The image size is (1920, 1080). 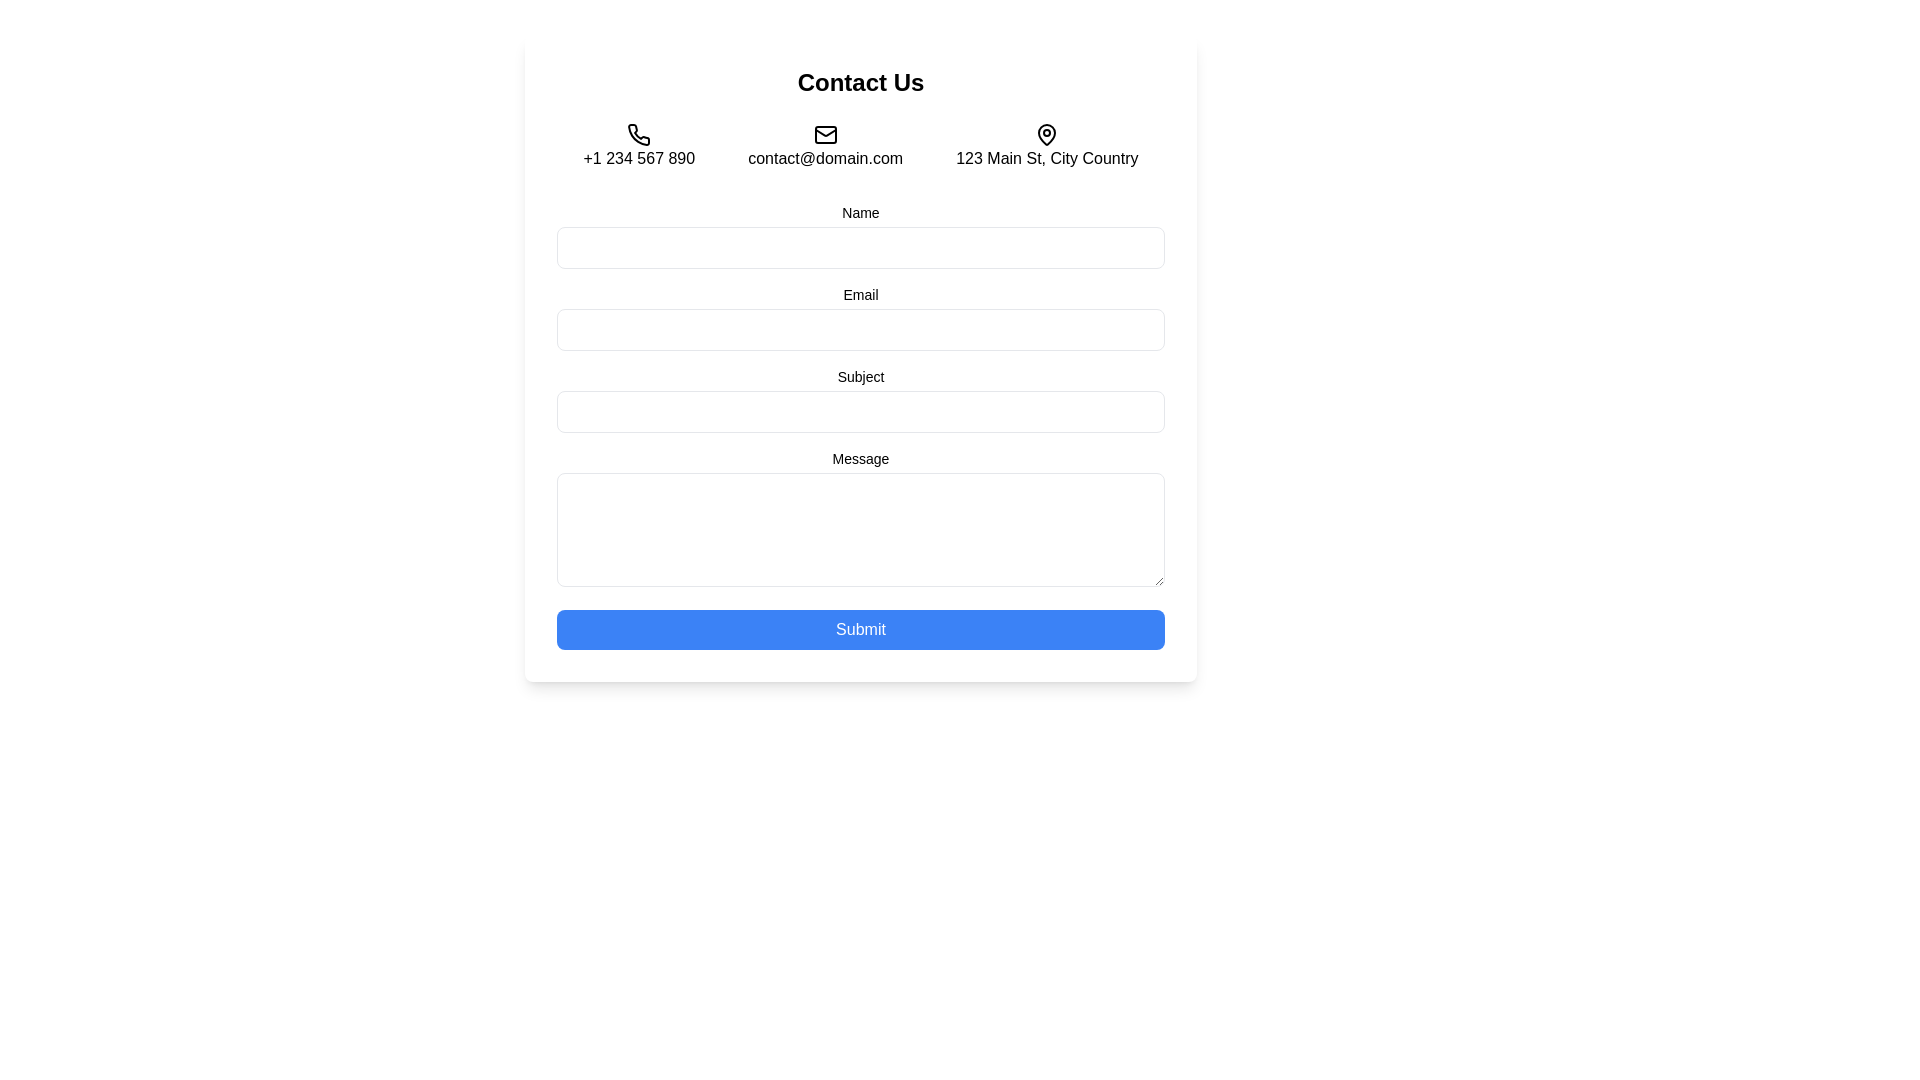 What do you see at coordinates (1046, 145) in the screenshot?
I see `the address display element, which is the rightmost in a row under the 'Contact Us' heading` at bounding box center [1046, 145].